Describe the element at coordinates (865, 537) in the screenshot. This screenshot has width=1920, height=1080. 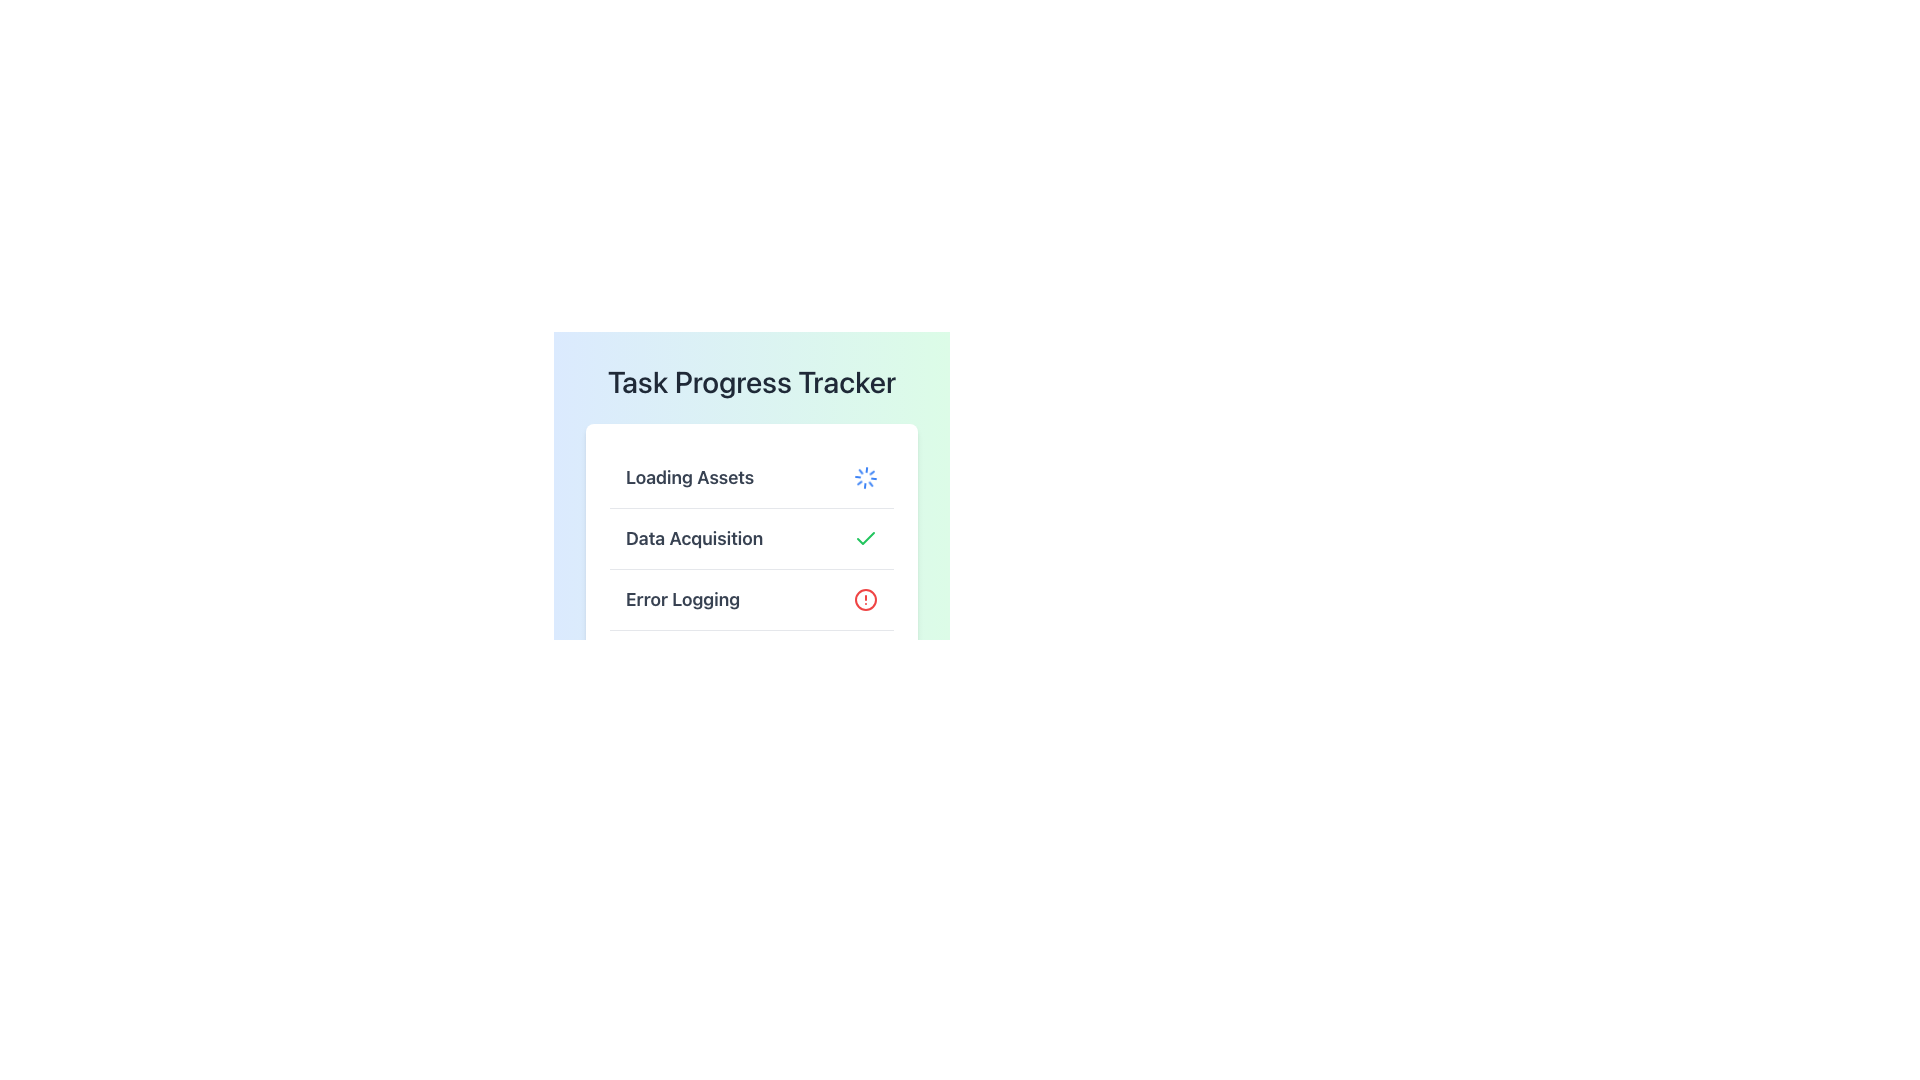
I see `the state of the green checkmark icon indicating successful completion in the 'Task Progress Tracker' interface, located to the right of the 'Data Acquisition' label` at that location.